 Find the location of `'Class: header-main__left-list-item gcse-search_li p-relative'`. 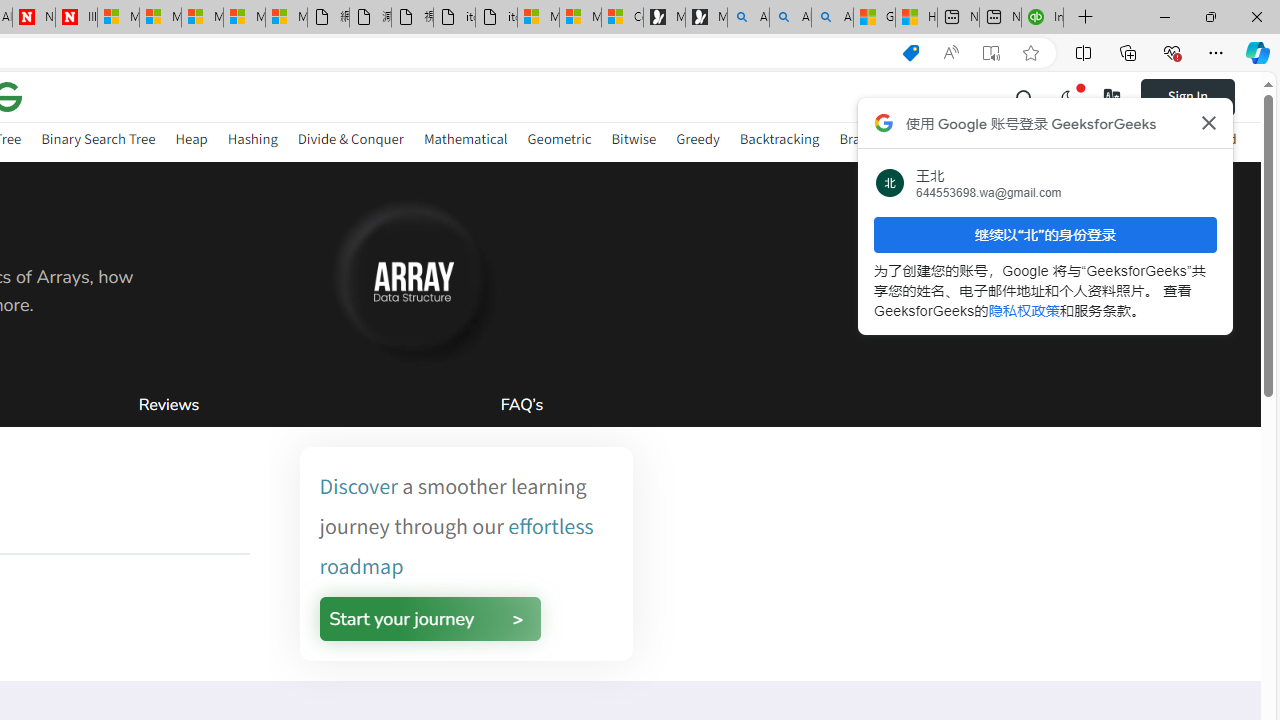

'Class: header-main__left-list-item gcse-search_li p-relative' is located at coordinates (1025, 96).